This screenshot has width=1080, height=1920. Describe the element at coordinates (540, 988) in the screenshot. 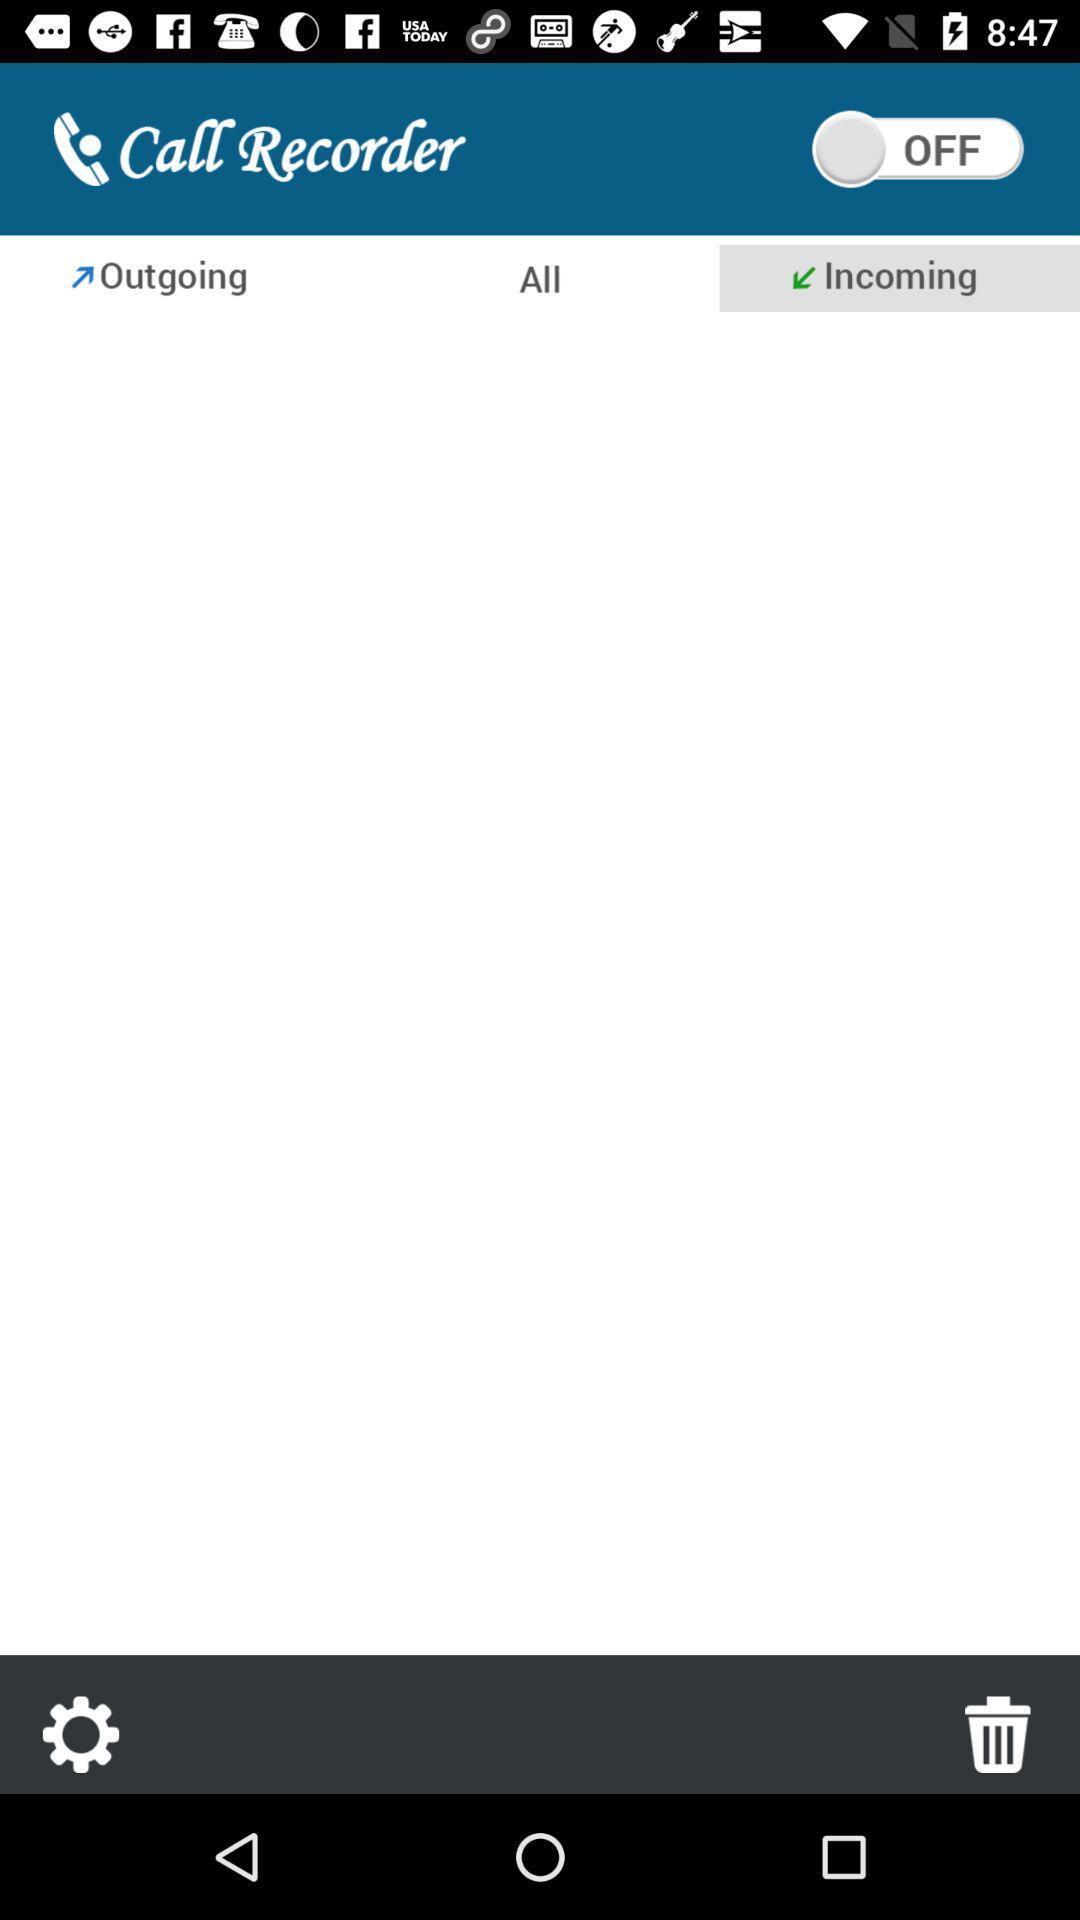

I see `incoming calls` at that location.